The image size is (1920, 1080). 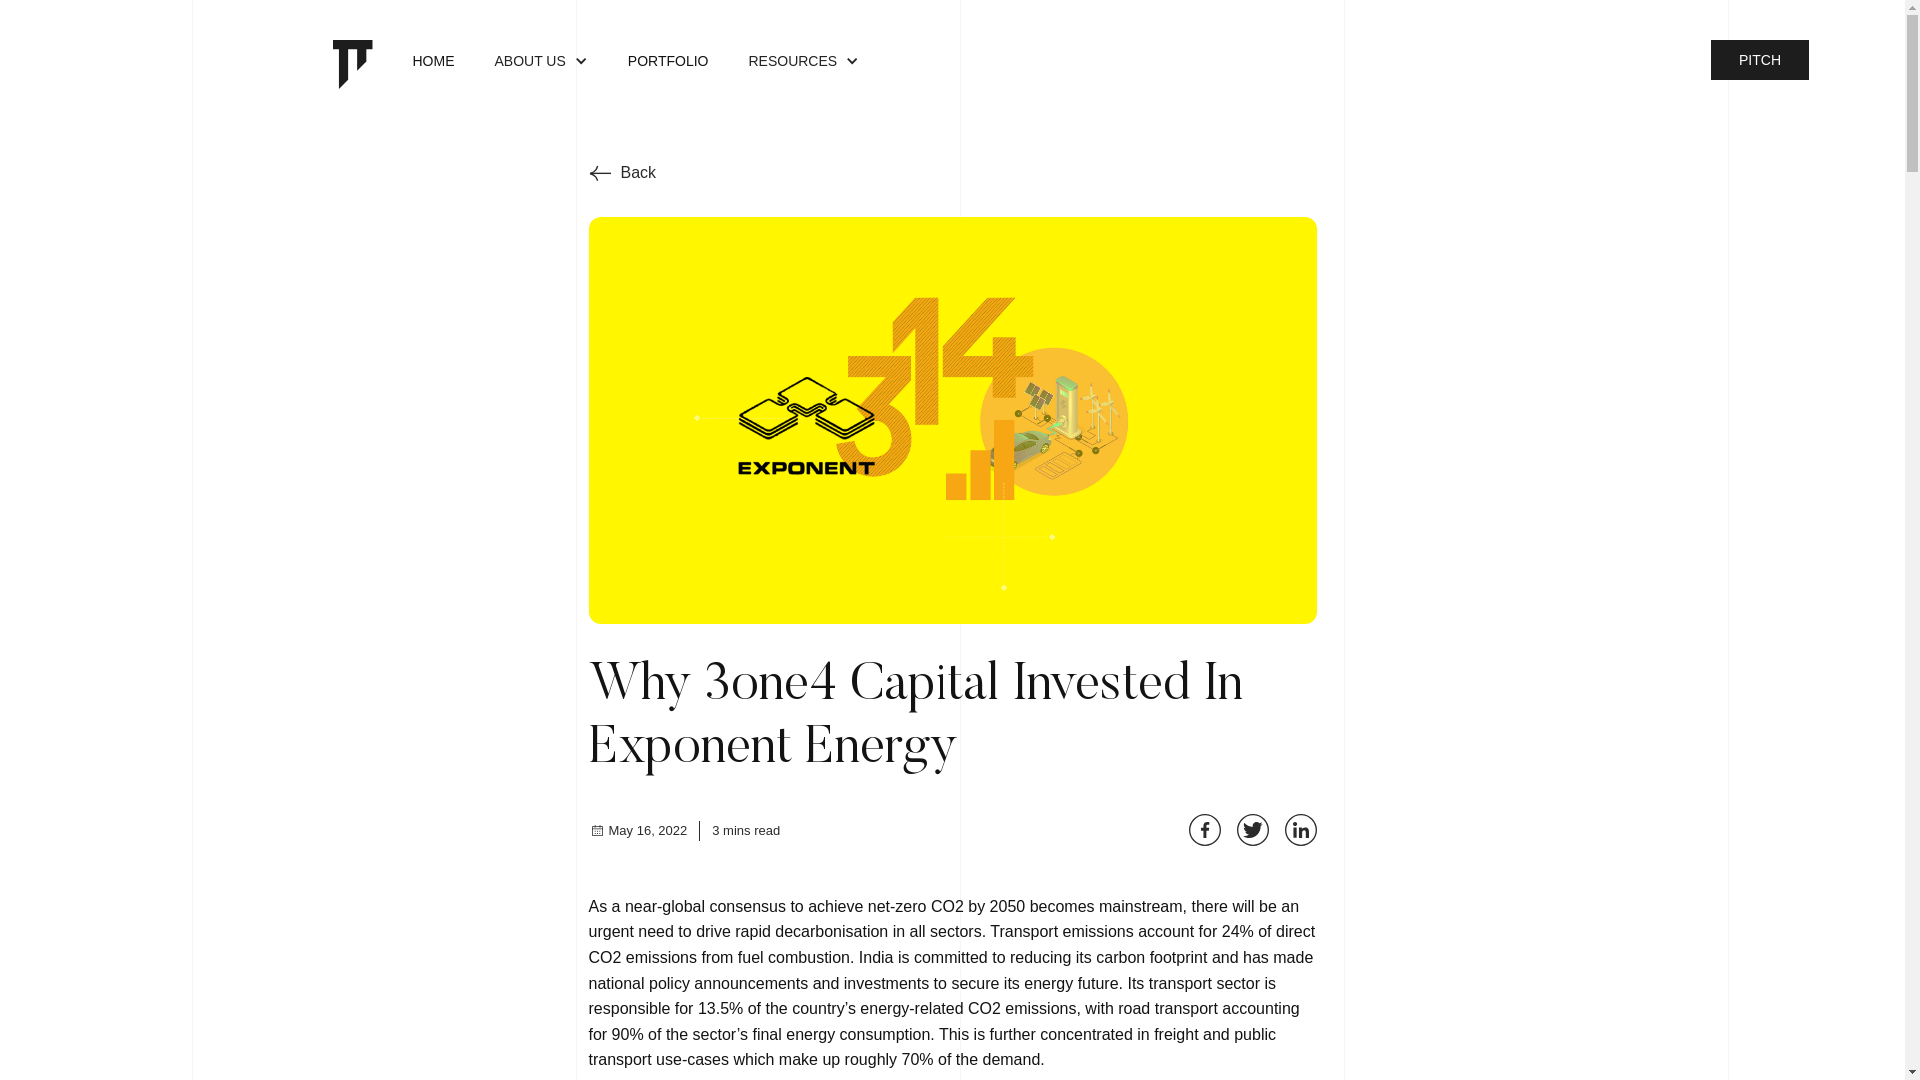 I want to click on 'Share on Facebook', so click(x=1203, y=829).